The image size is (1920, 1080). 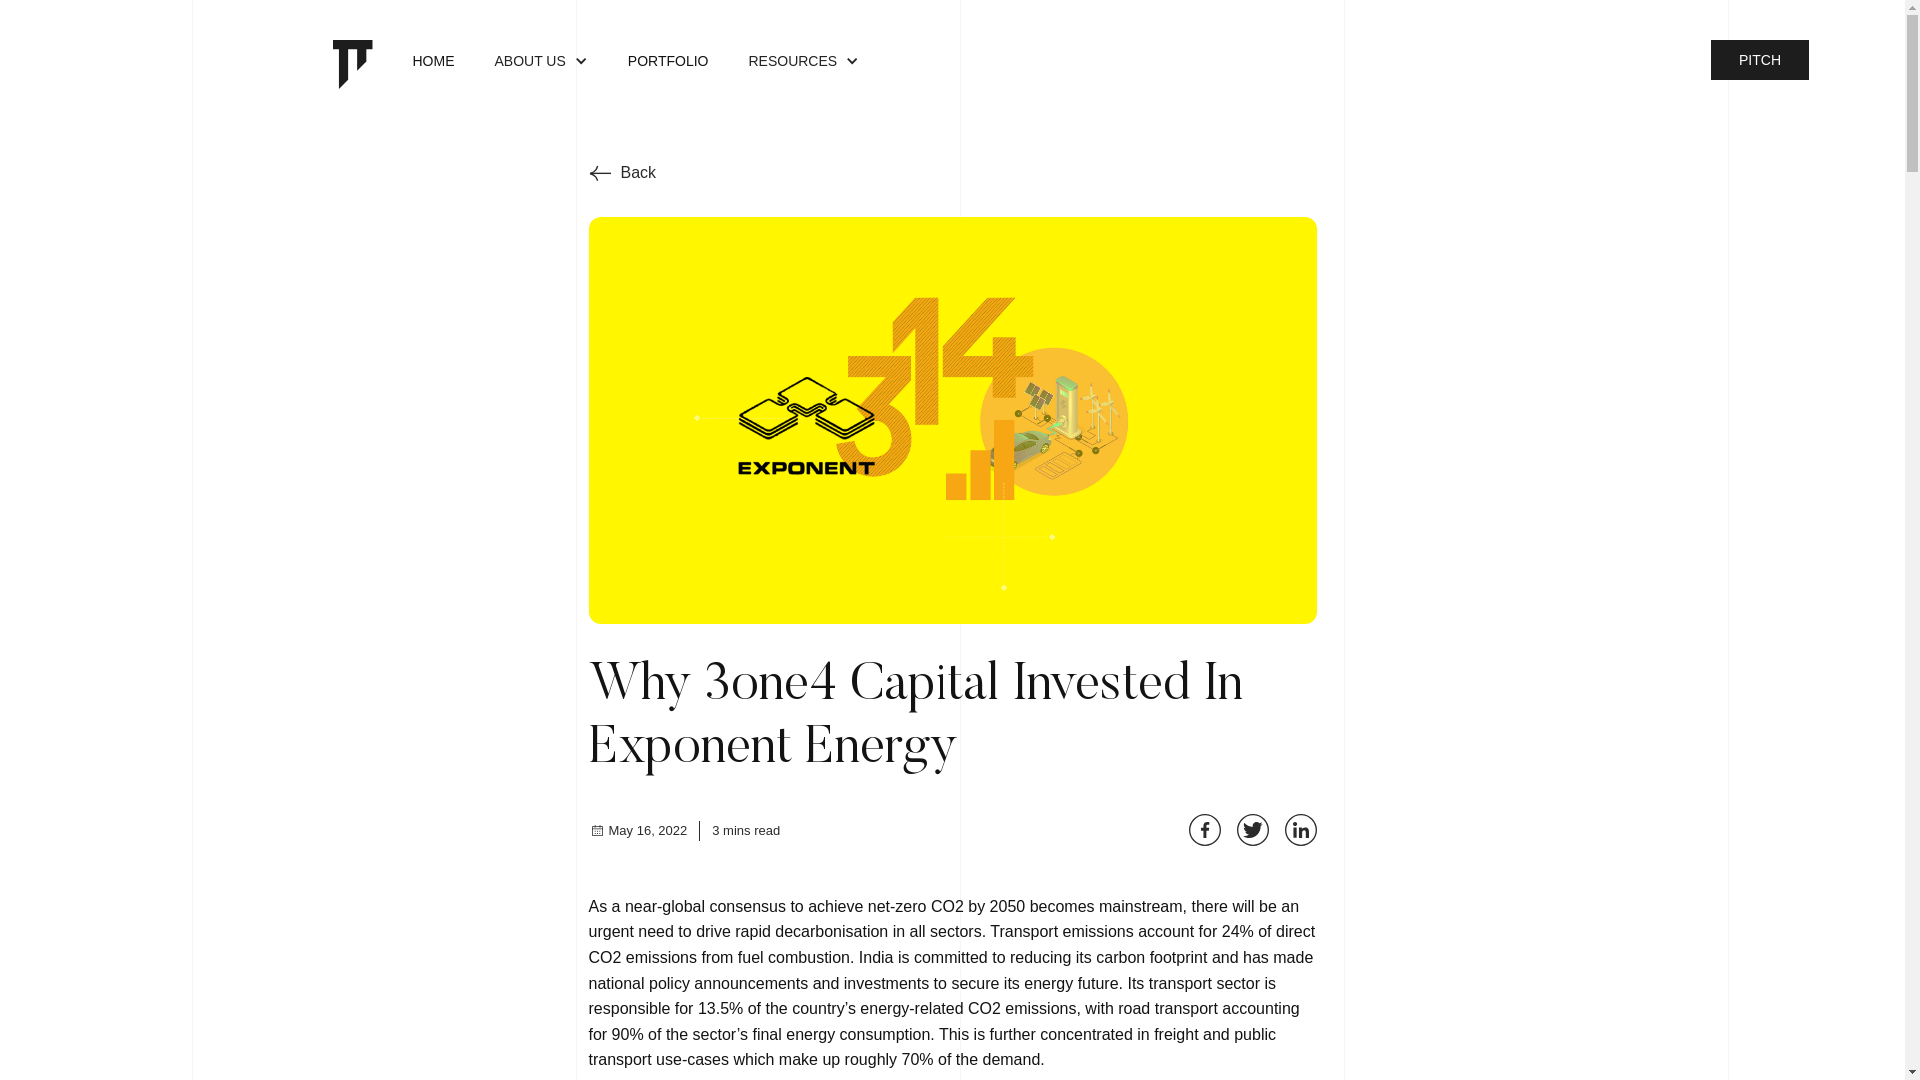 I want to click on 'Share on Facebook', so click(x=1203, y=829).